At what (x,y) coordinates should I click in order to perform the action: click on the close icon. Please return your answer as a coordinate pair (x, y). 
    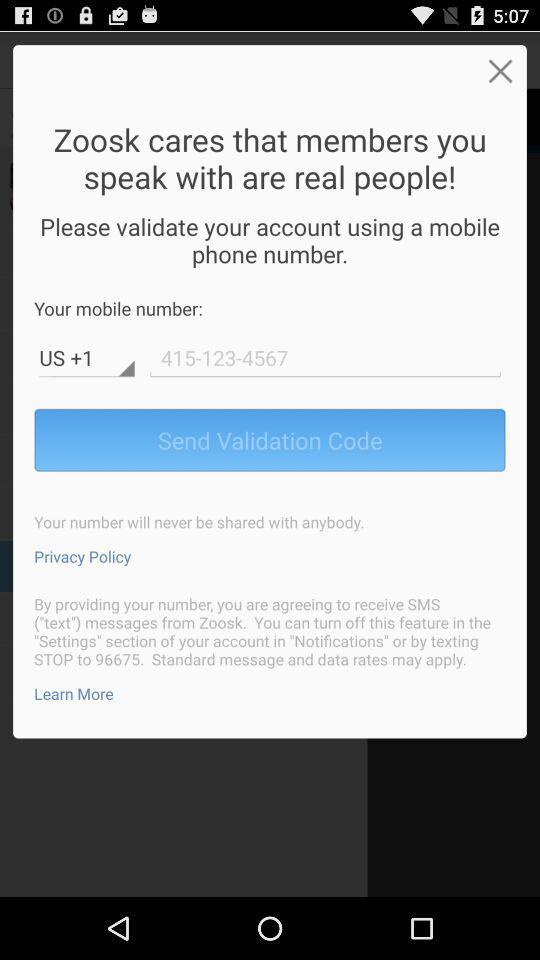
    Looking at the image, I should click on (499, 75).